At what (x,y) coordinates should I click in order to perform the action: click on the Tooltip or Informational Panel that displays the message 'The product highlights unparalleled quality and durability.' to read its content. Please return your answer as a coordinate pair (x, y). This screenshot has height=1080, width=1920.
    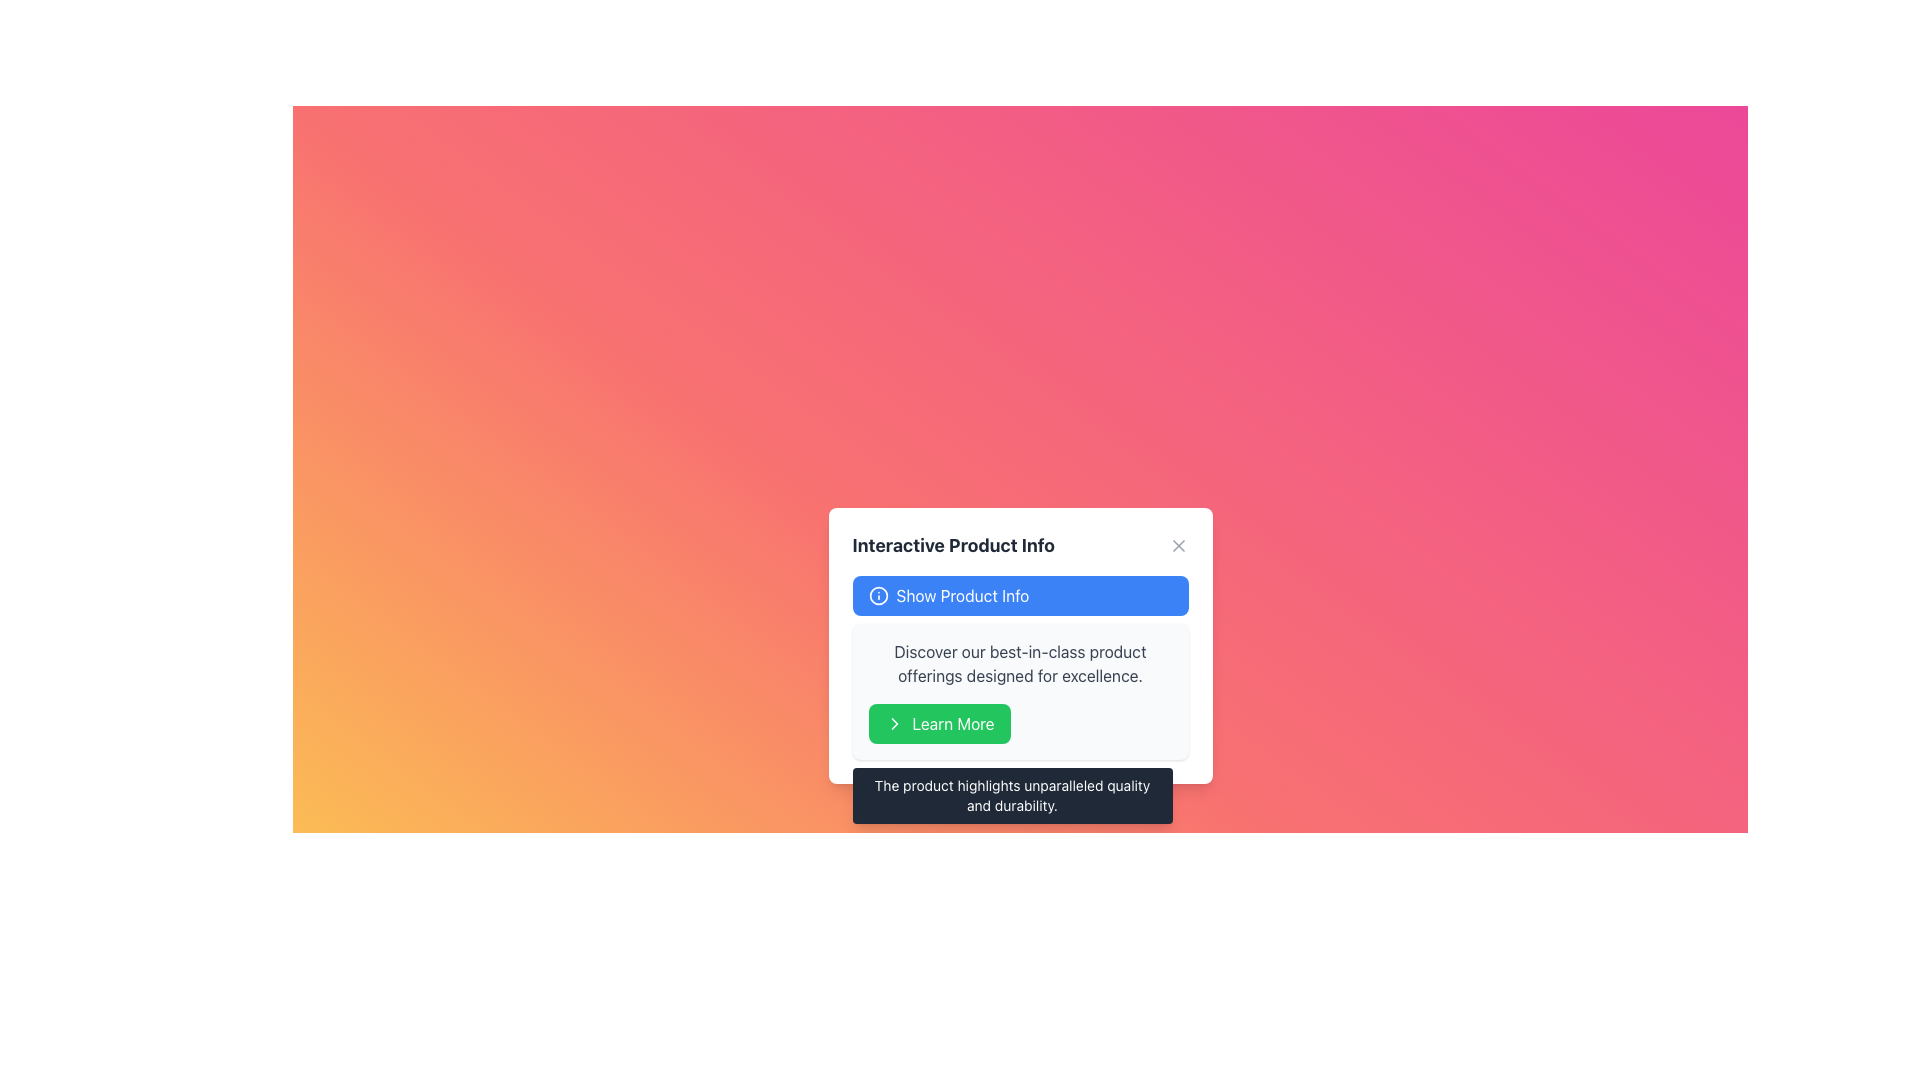
    Looking at the image, I should click on (1012, 794).